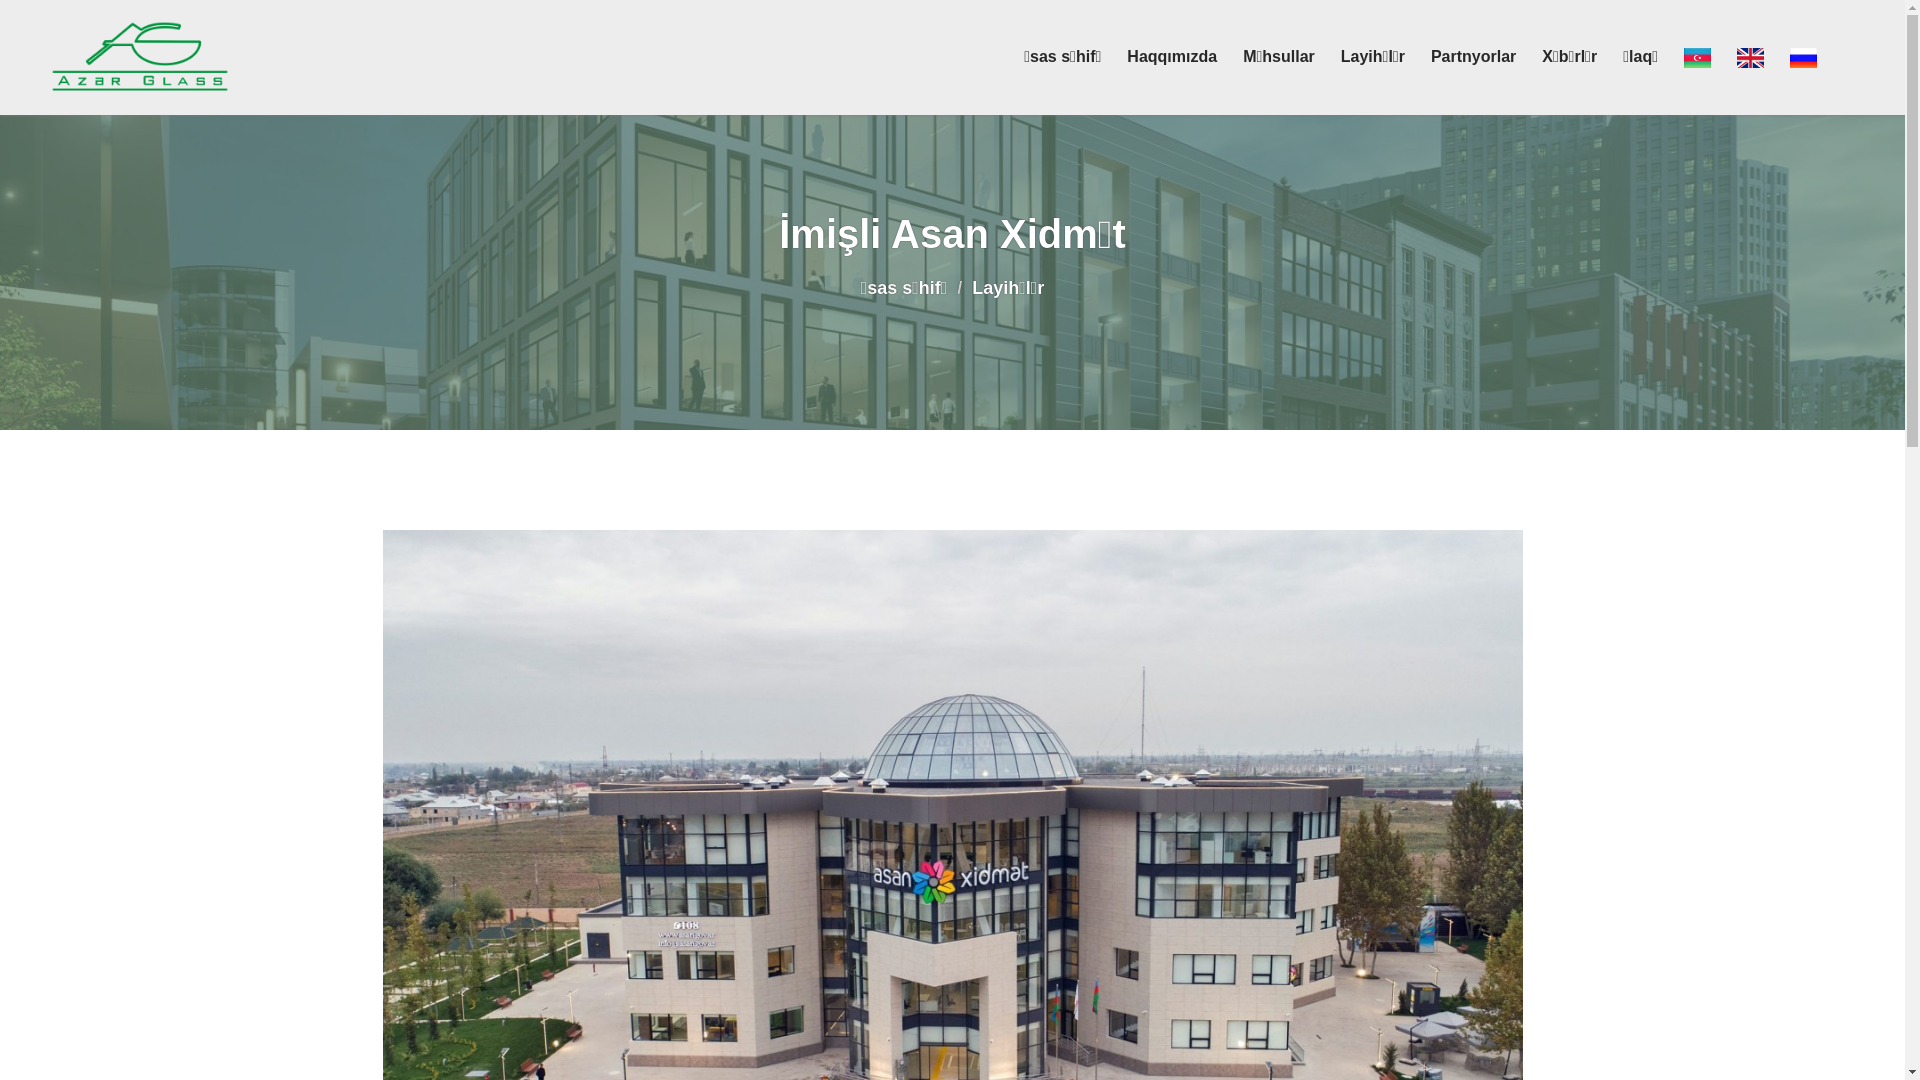  I want to click on 'Partnyorlar', so click(1473, 56).